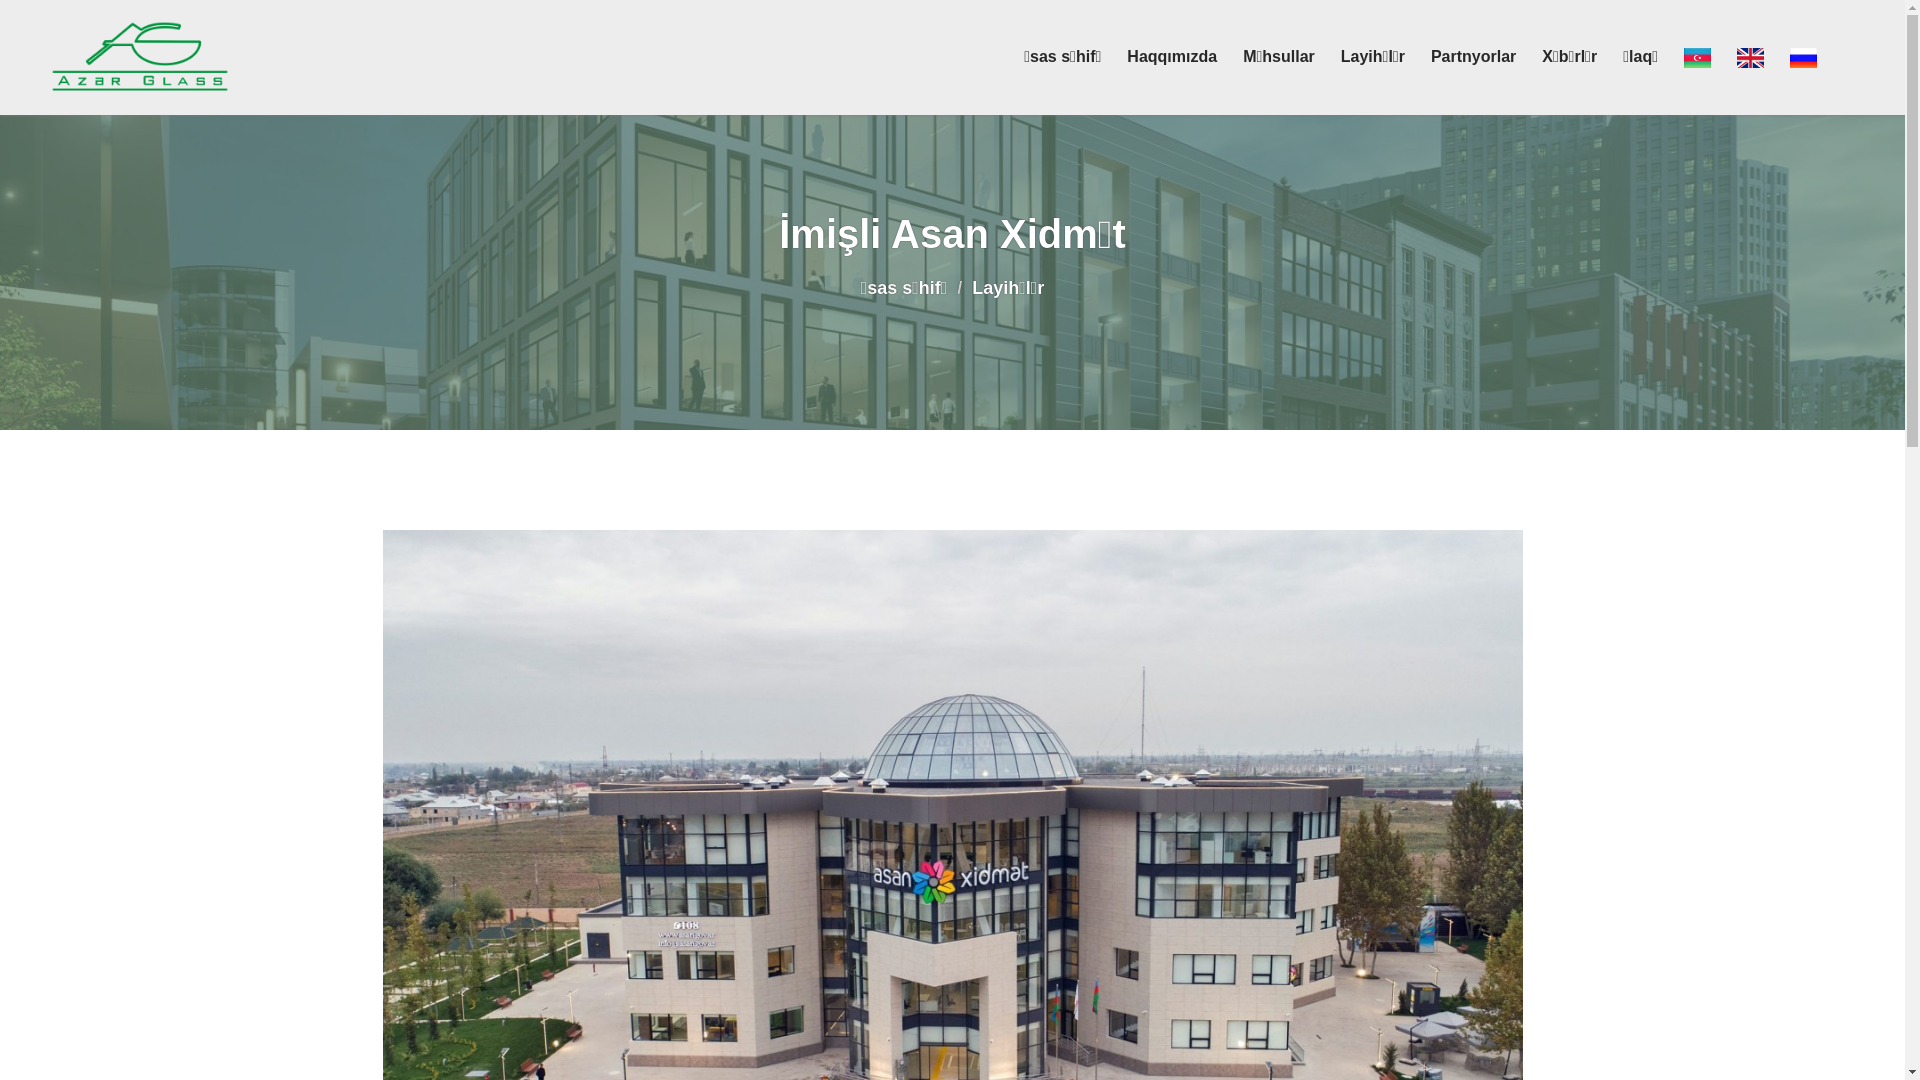  I want to click on 'Partnyorlar', so click(1473, 56).